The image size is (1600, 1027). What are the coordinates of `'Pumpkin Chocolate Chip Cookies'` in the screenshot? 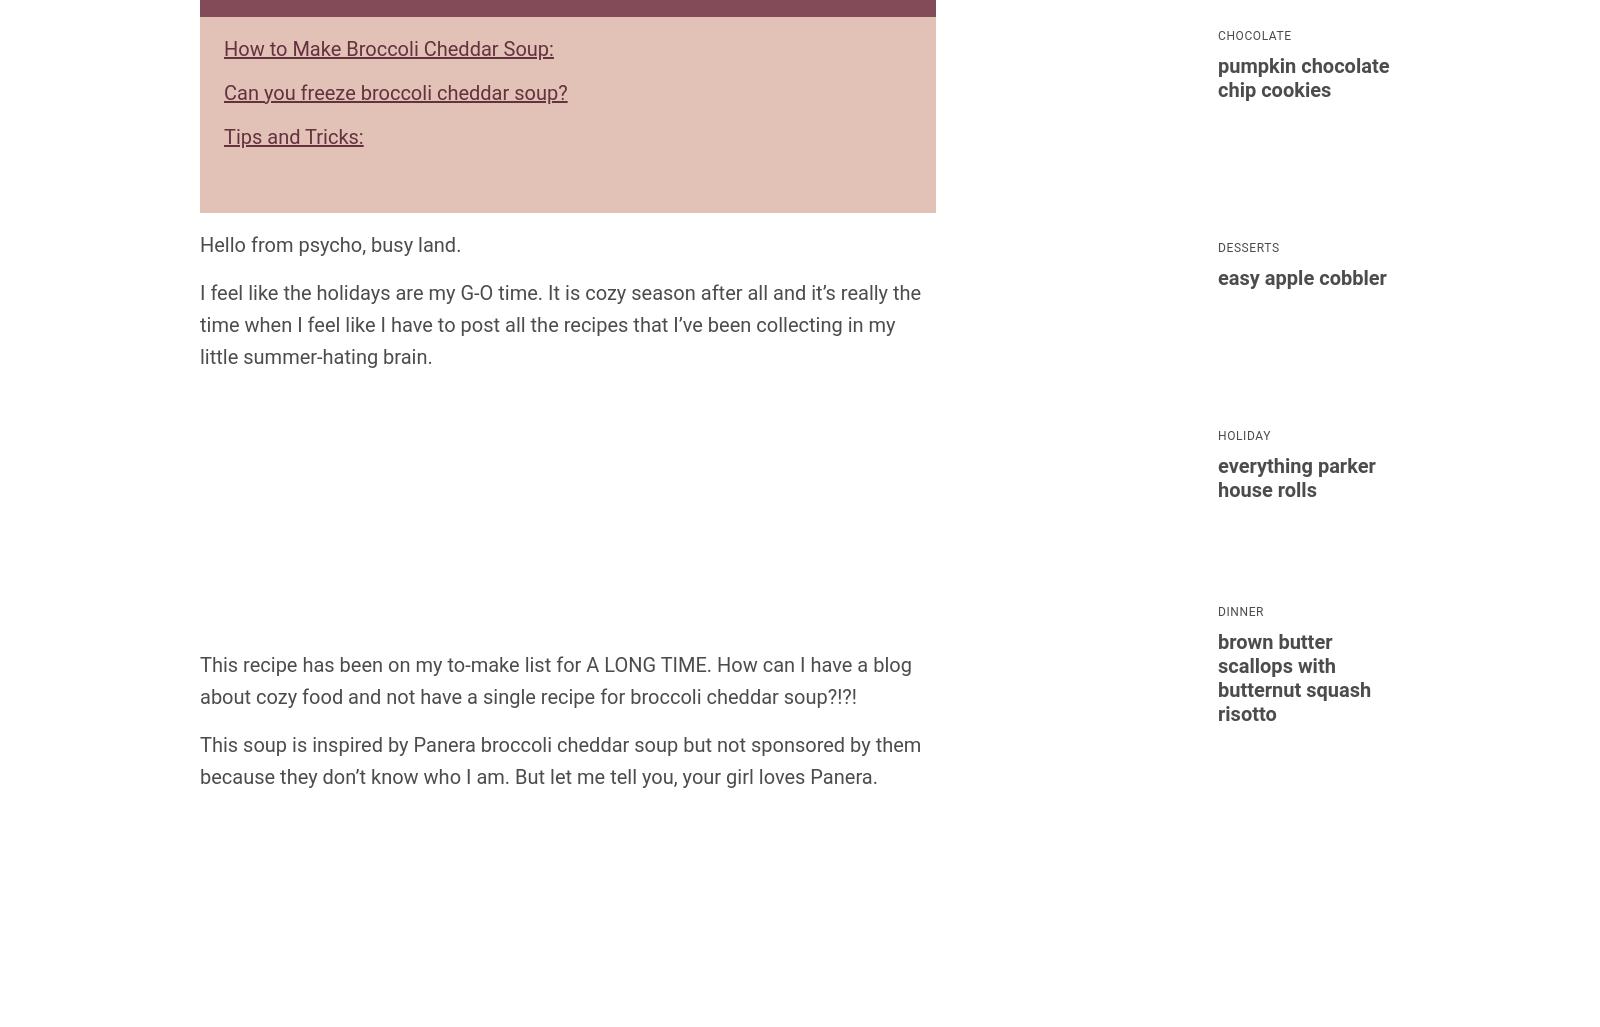 It's located at (1302, 76).